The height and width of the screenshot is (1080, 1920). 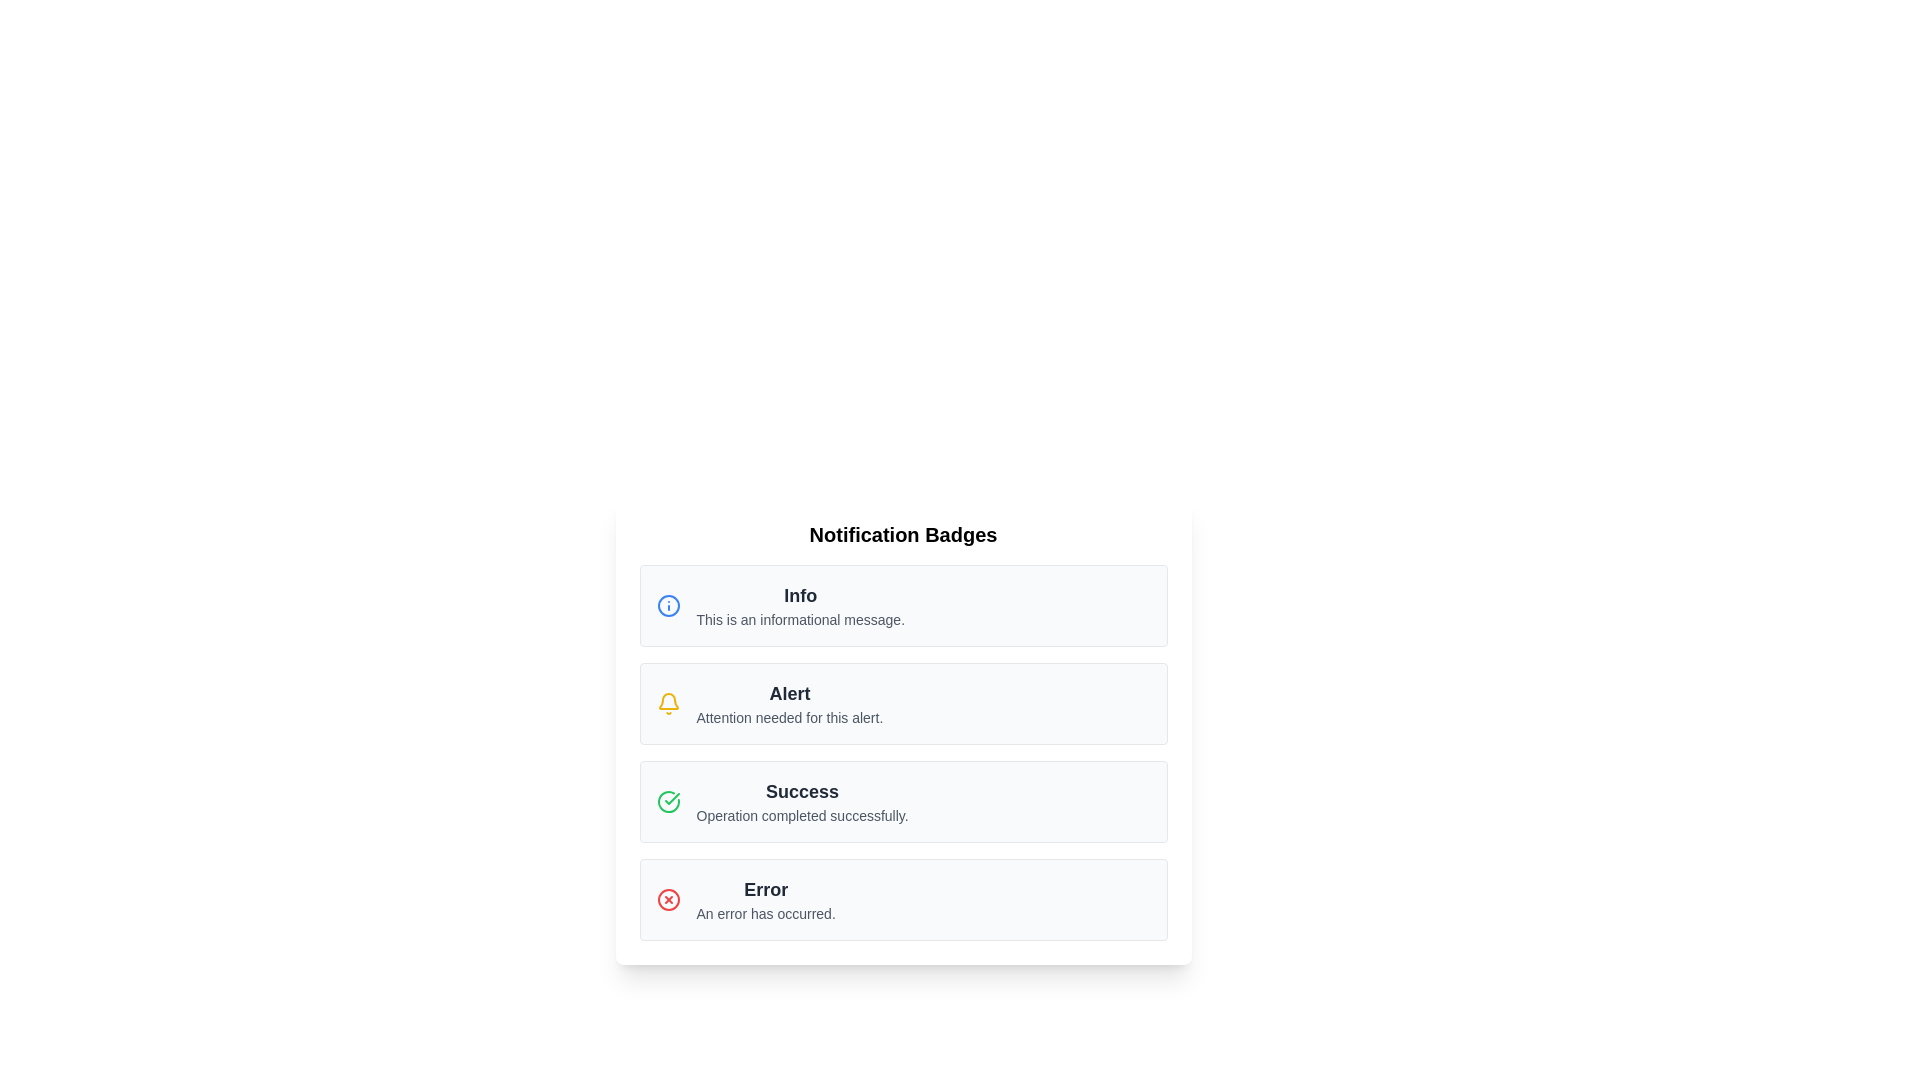 I want to click on the 'Alert' text element styled in large, bold, dark gray font, located in the second notification card above the descriptive text 'Attention needed for this alert.', so click(x=788, y=693).